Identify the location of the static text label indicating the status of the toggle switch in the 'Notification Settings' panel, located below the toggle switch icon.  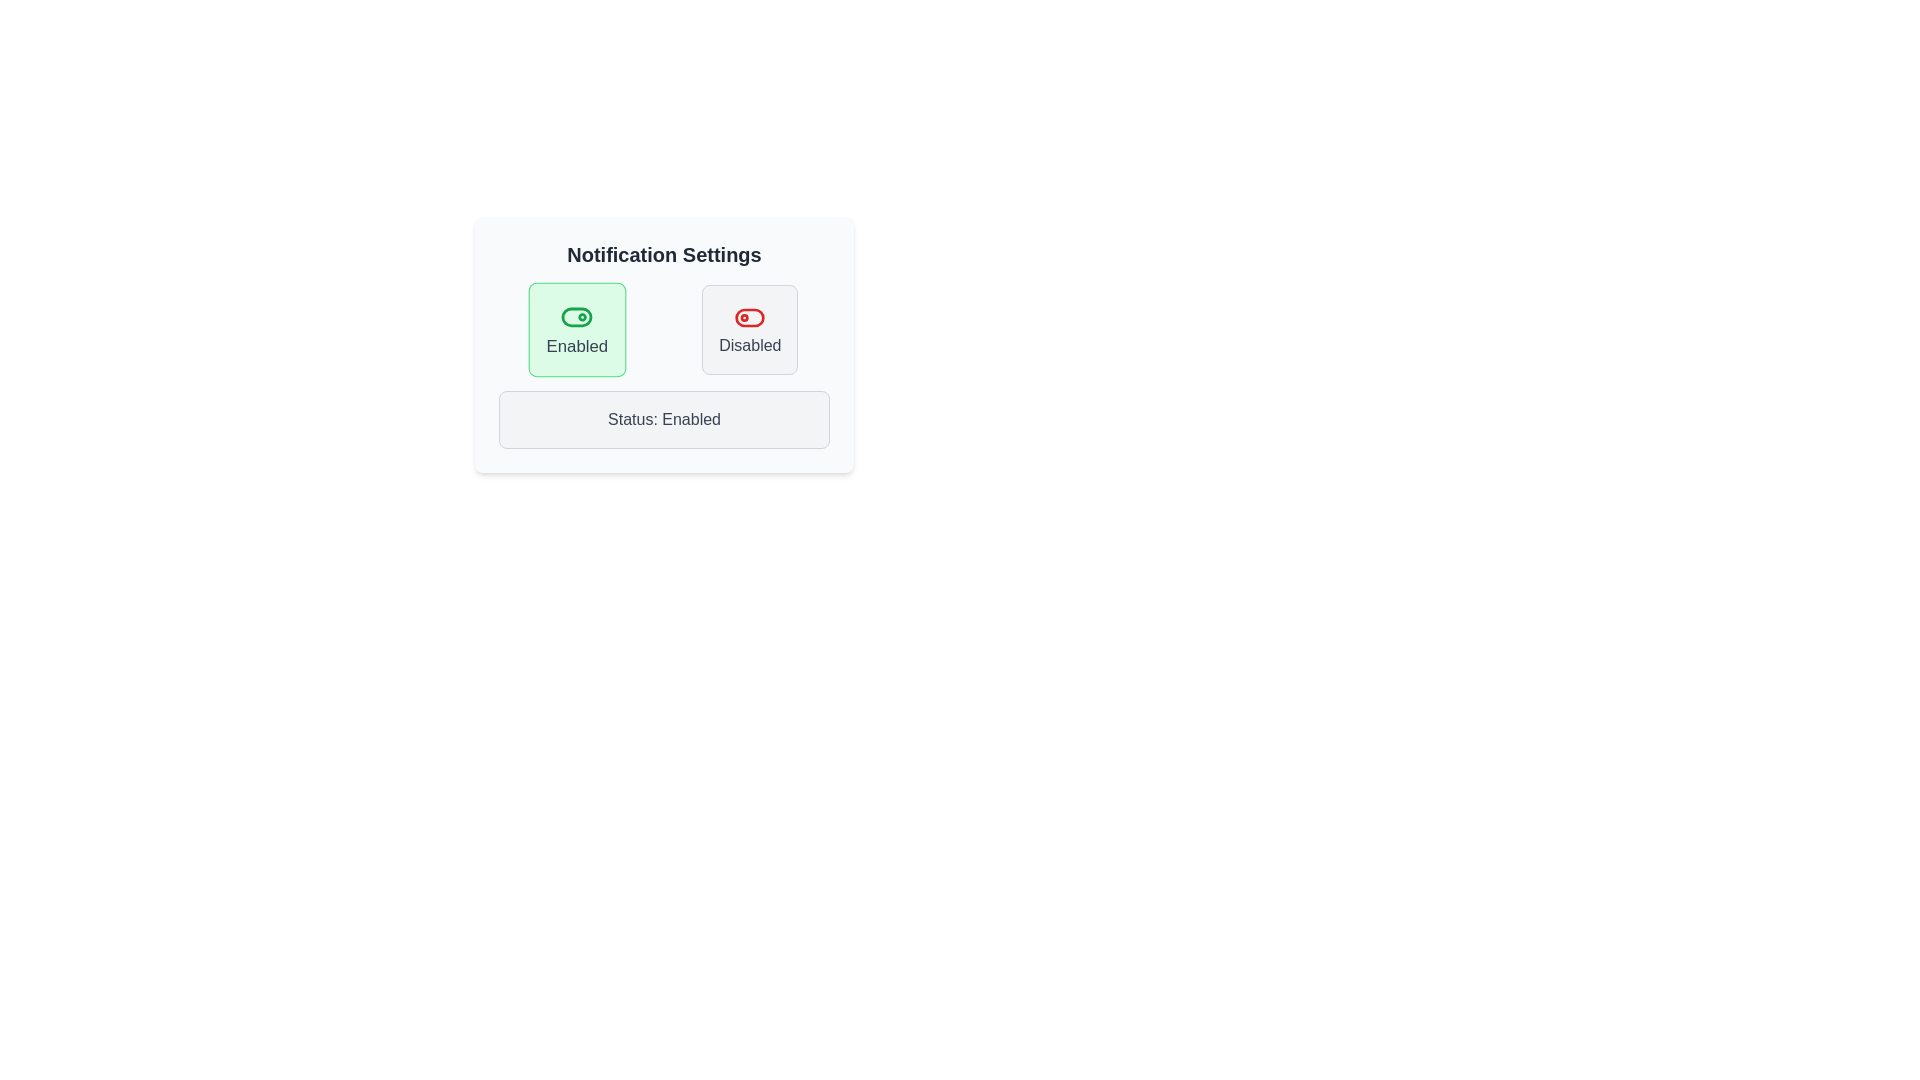
(575, 345).